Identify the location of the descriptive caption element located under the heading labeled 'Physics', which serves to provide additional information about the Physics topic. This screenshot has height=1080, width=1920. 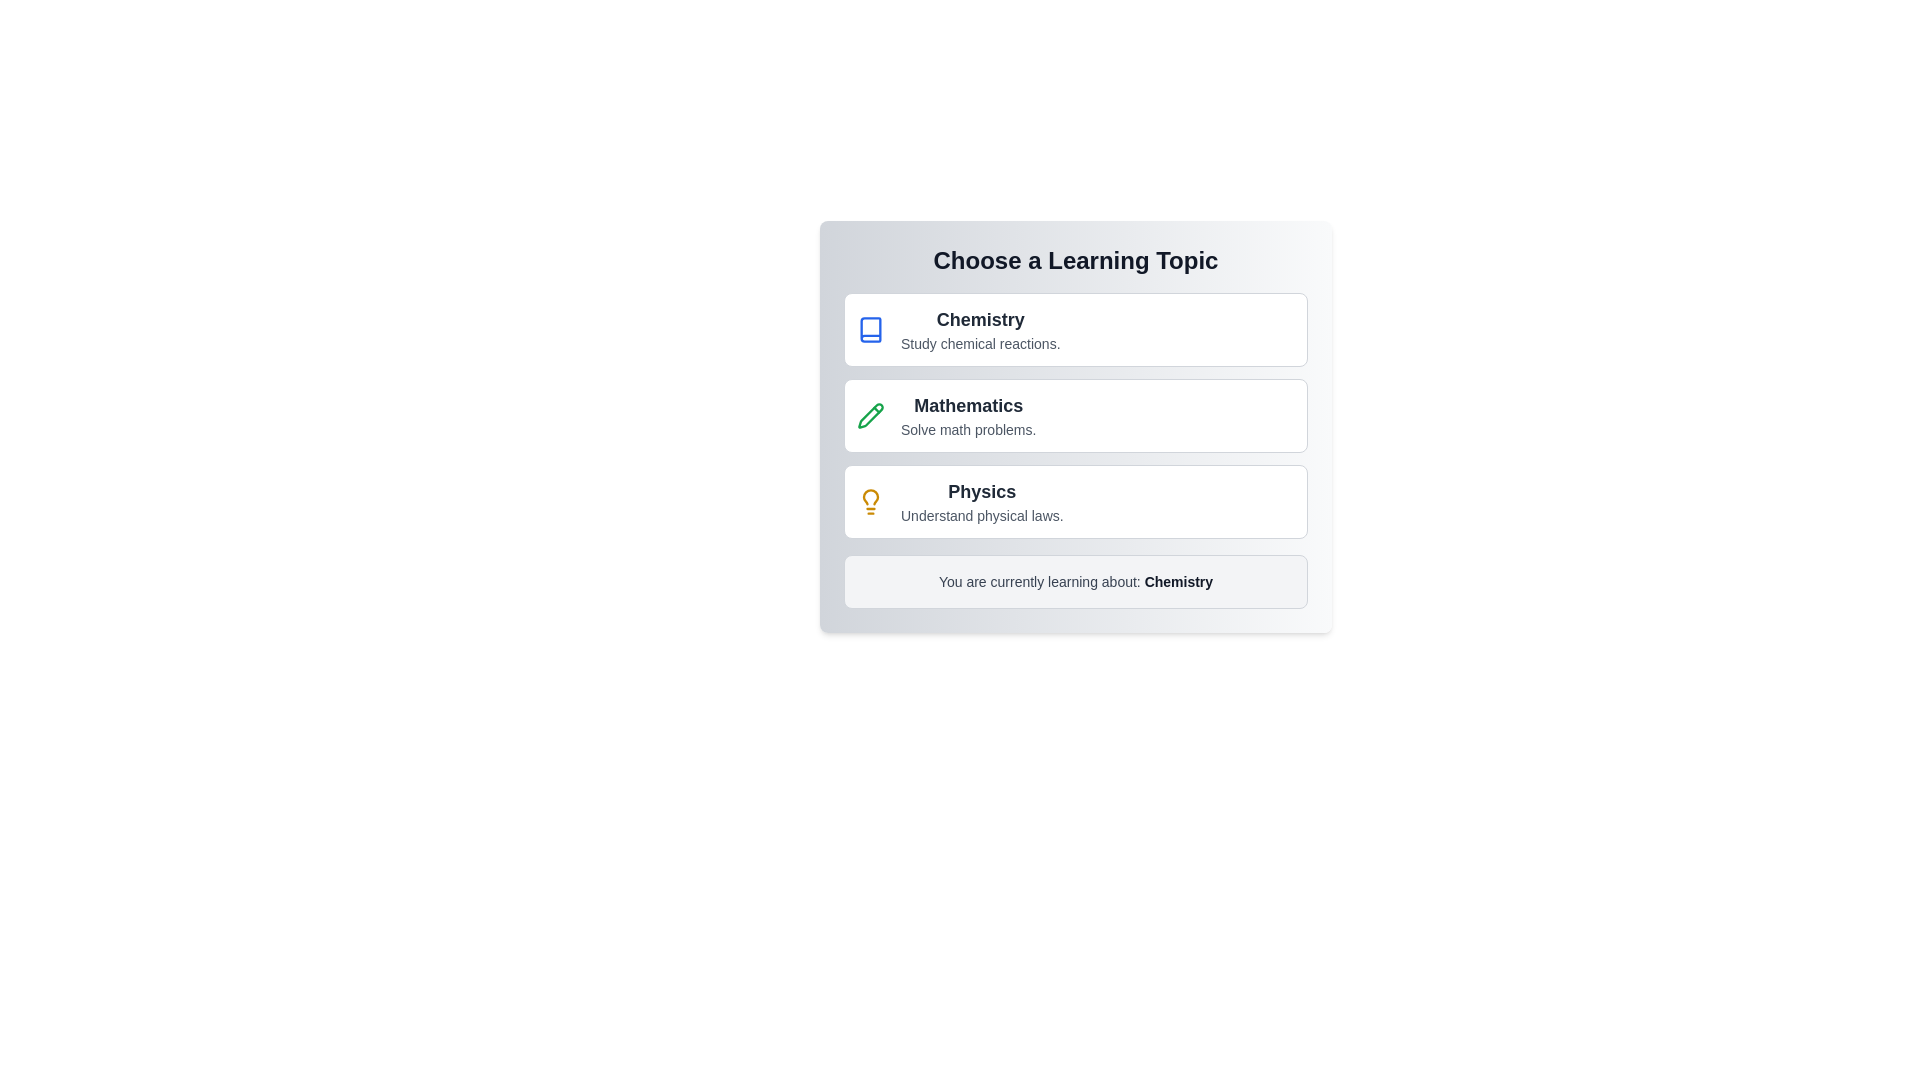
(982, 515).